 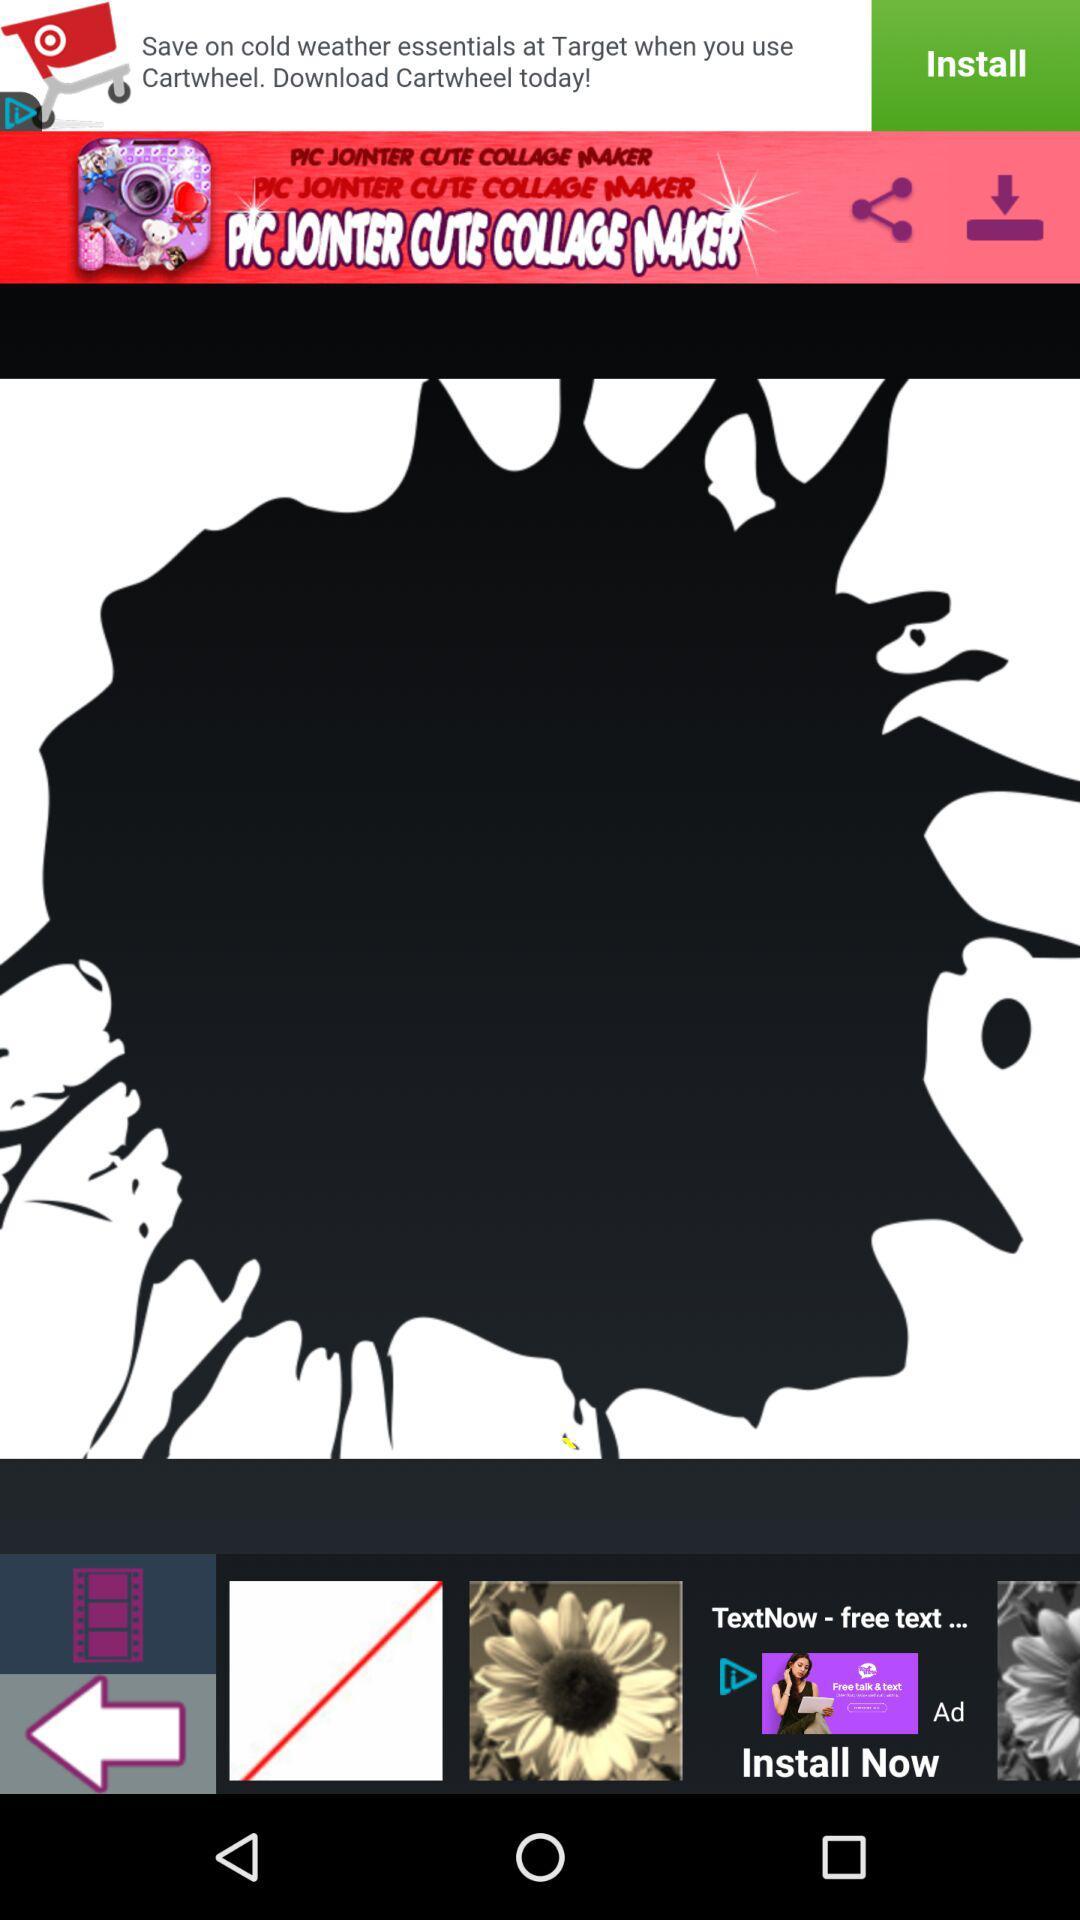 I want to click on the install now item, so click(x=840, y=1756).